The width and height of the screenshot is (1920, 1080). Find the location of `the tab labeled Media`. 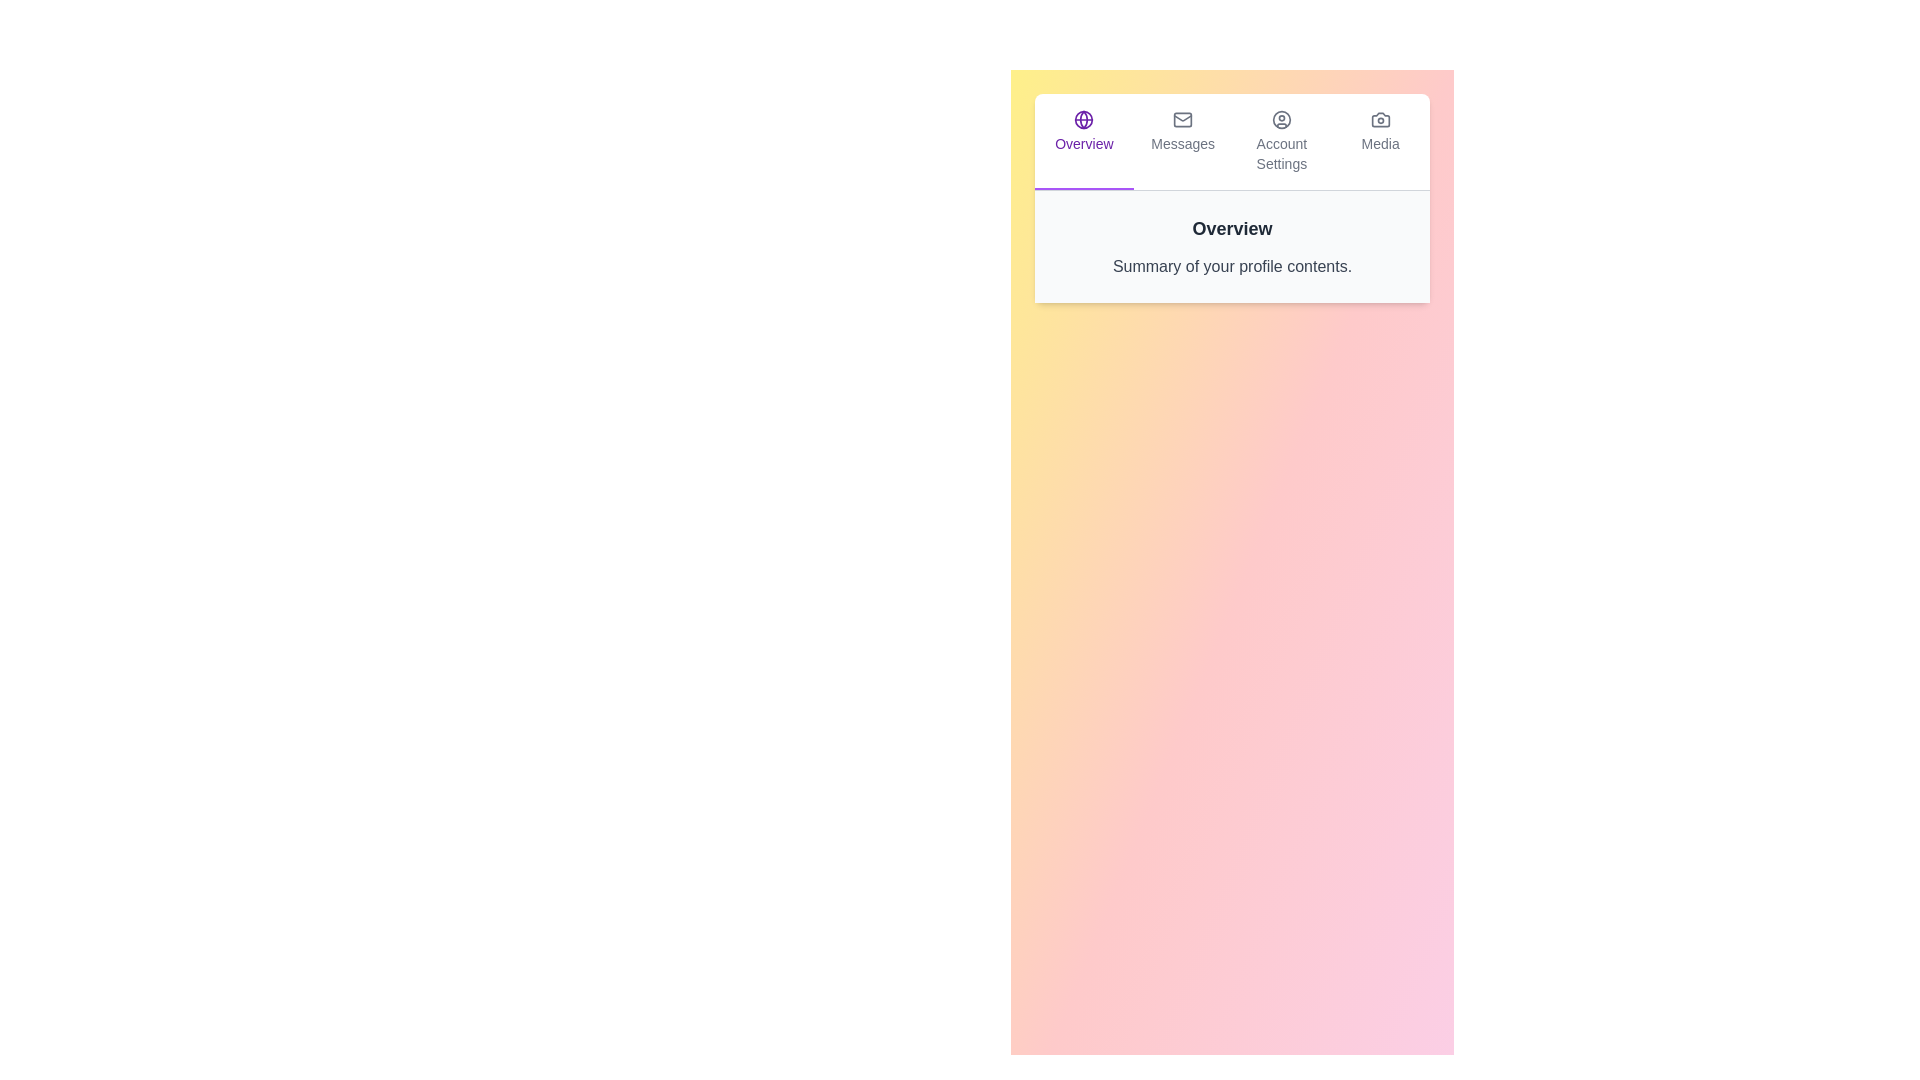

the tab labeled Media is located at coordinates (1379, 141).